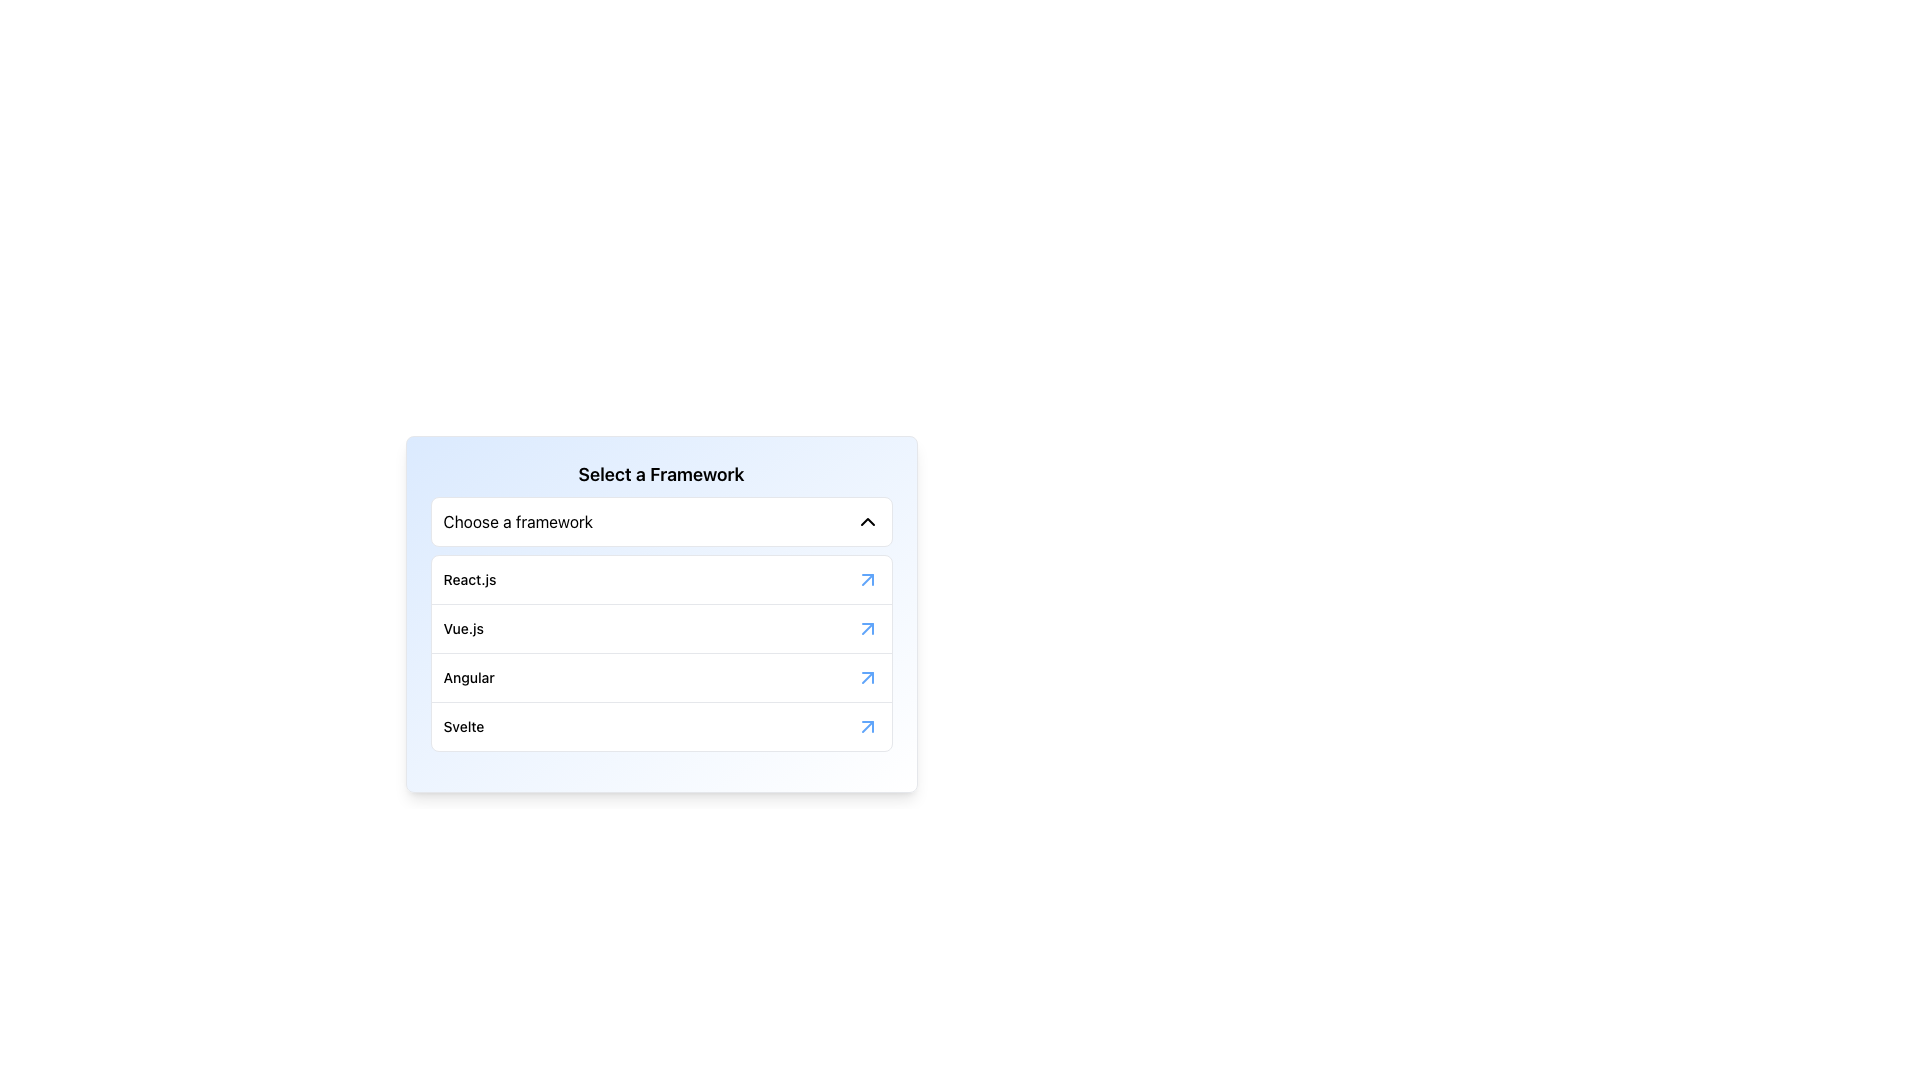 This screenshot has height=1080, width=1920. Describe the element at coordinates (462, 627) in the screenshot. I see `the text label indicating the framework option 'Vue.js' in the selectable list of frameworks` at that location.